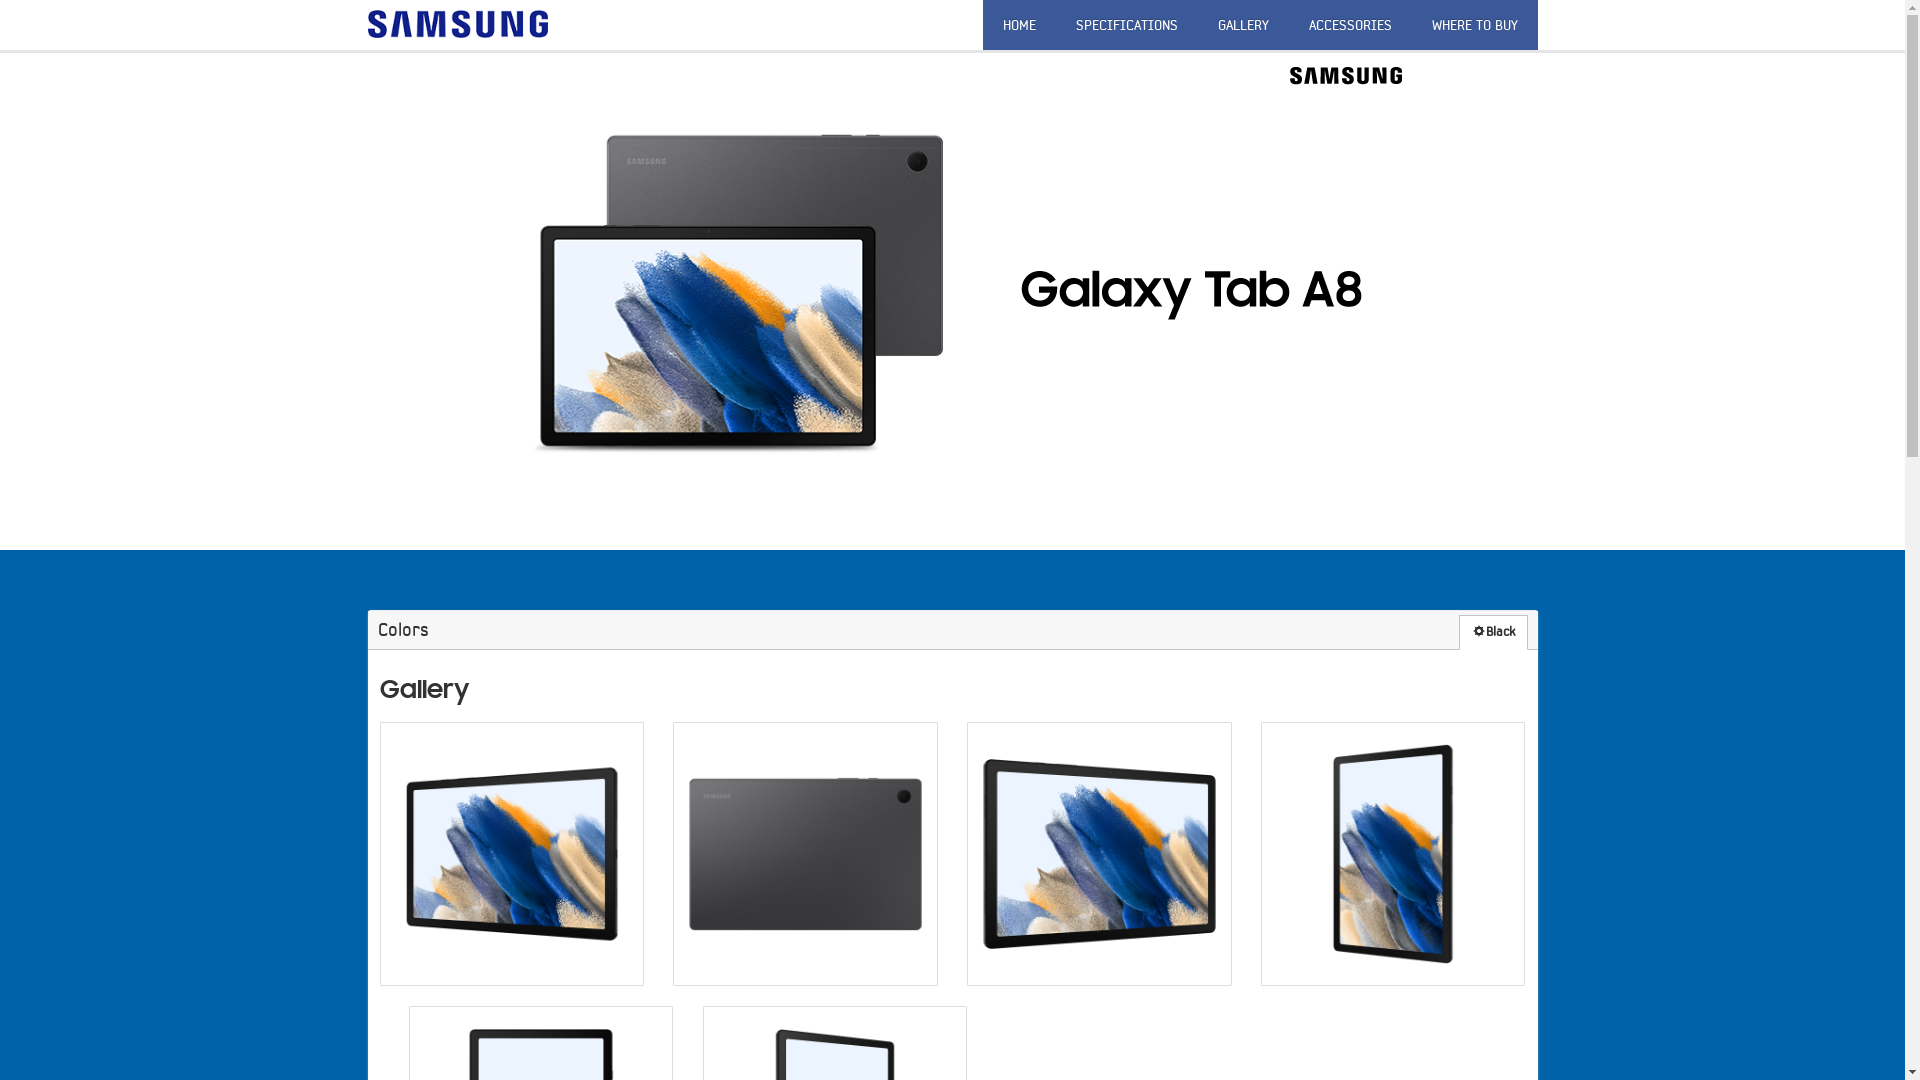 The image size is (1920, 1080). Describe the element at coordinates (1018, 24) in the screenshot. I see `'HOME'` at that location.